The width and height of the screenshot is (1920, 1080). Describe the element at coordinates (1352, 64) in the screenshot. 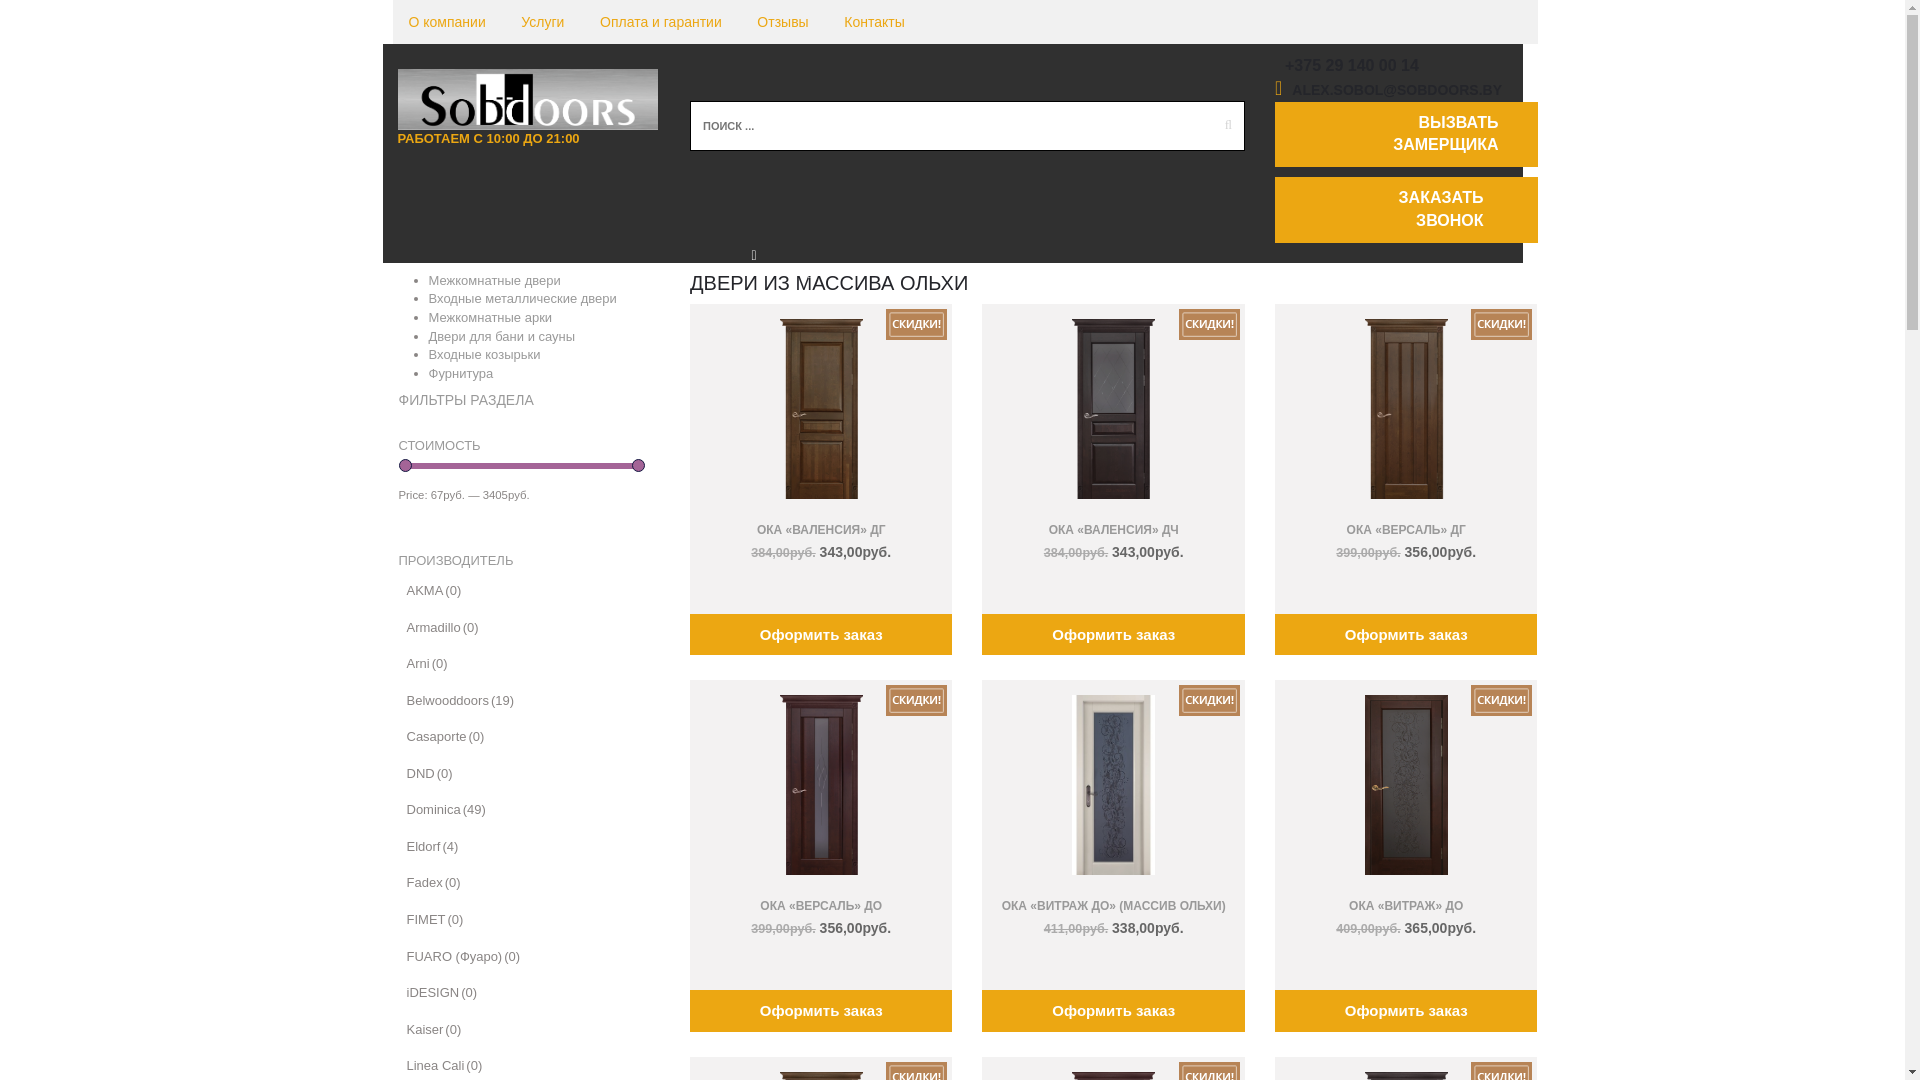

I see `'+375 29 140 00 14'` at that location.